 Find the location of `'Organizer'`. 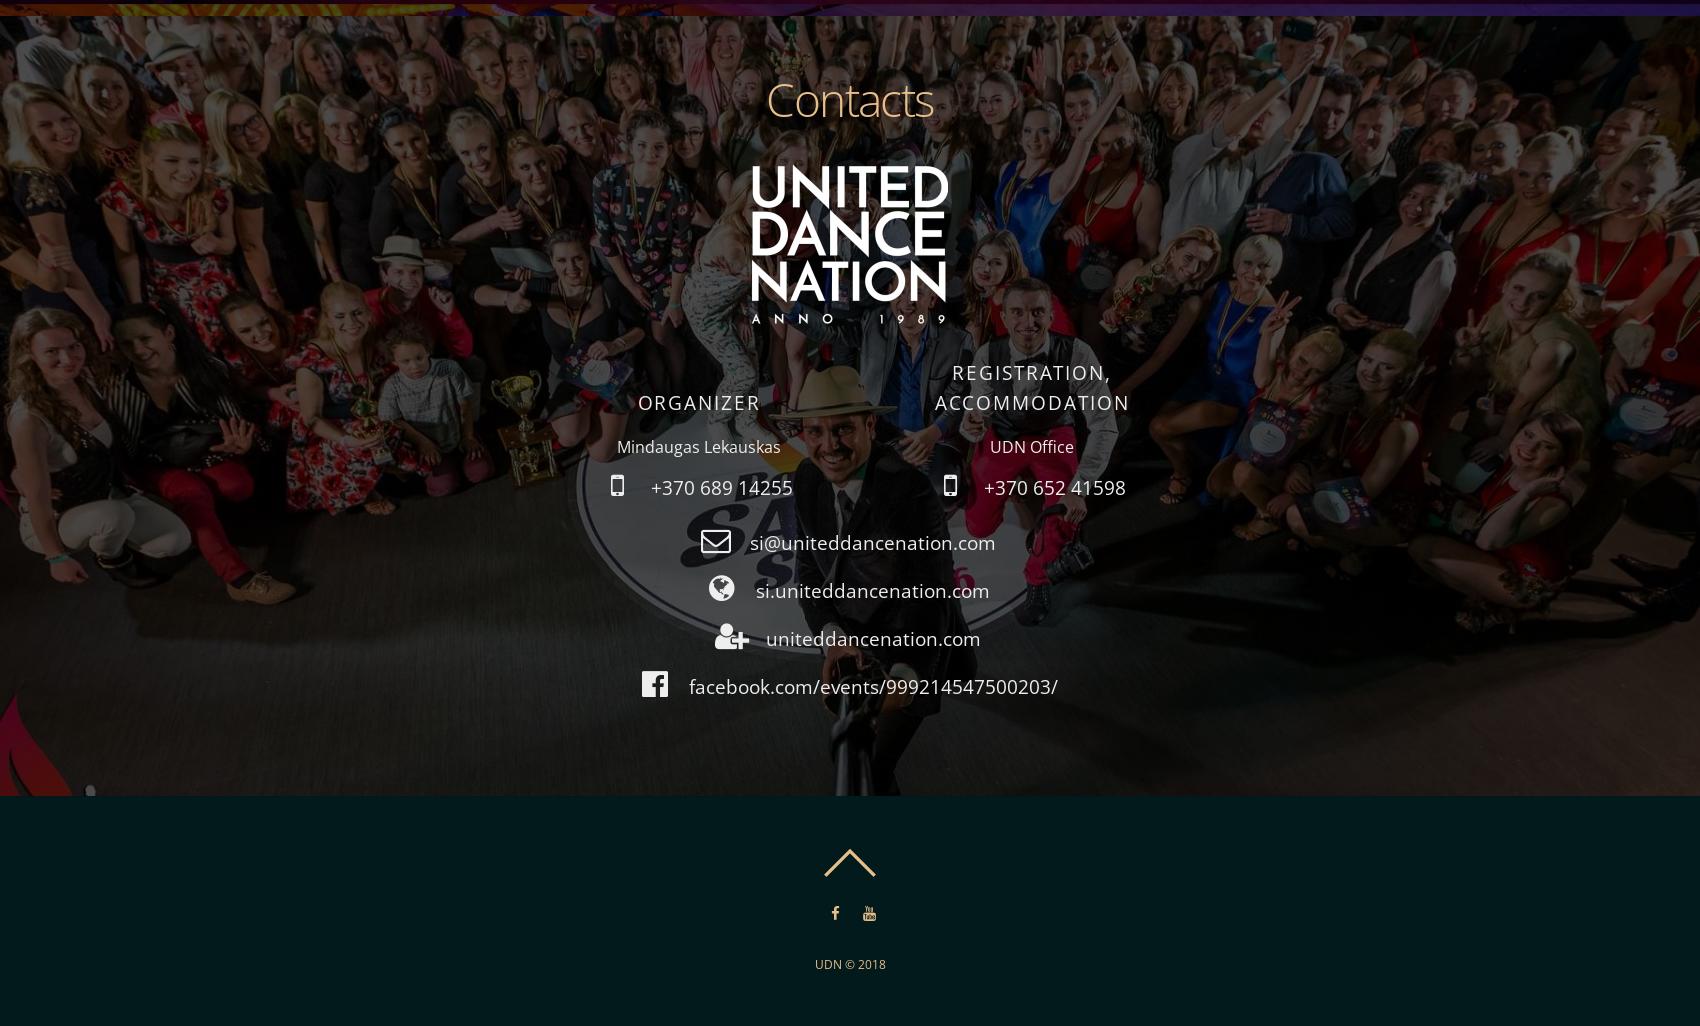

'Organizer' is located at coordinates (698, 401).